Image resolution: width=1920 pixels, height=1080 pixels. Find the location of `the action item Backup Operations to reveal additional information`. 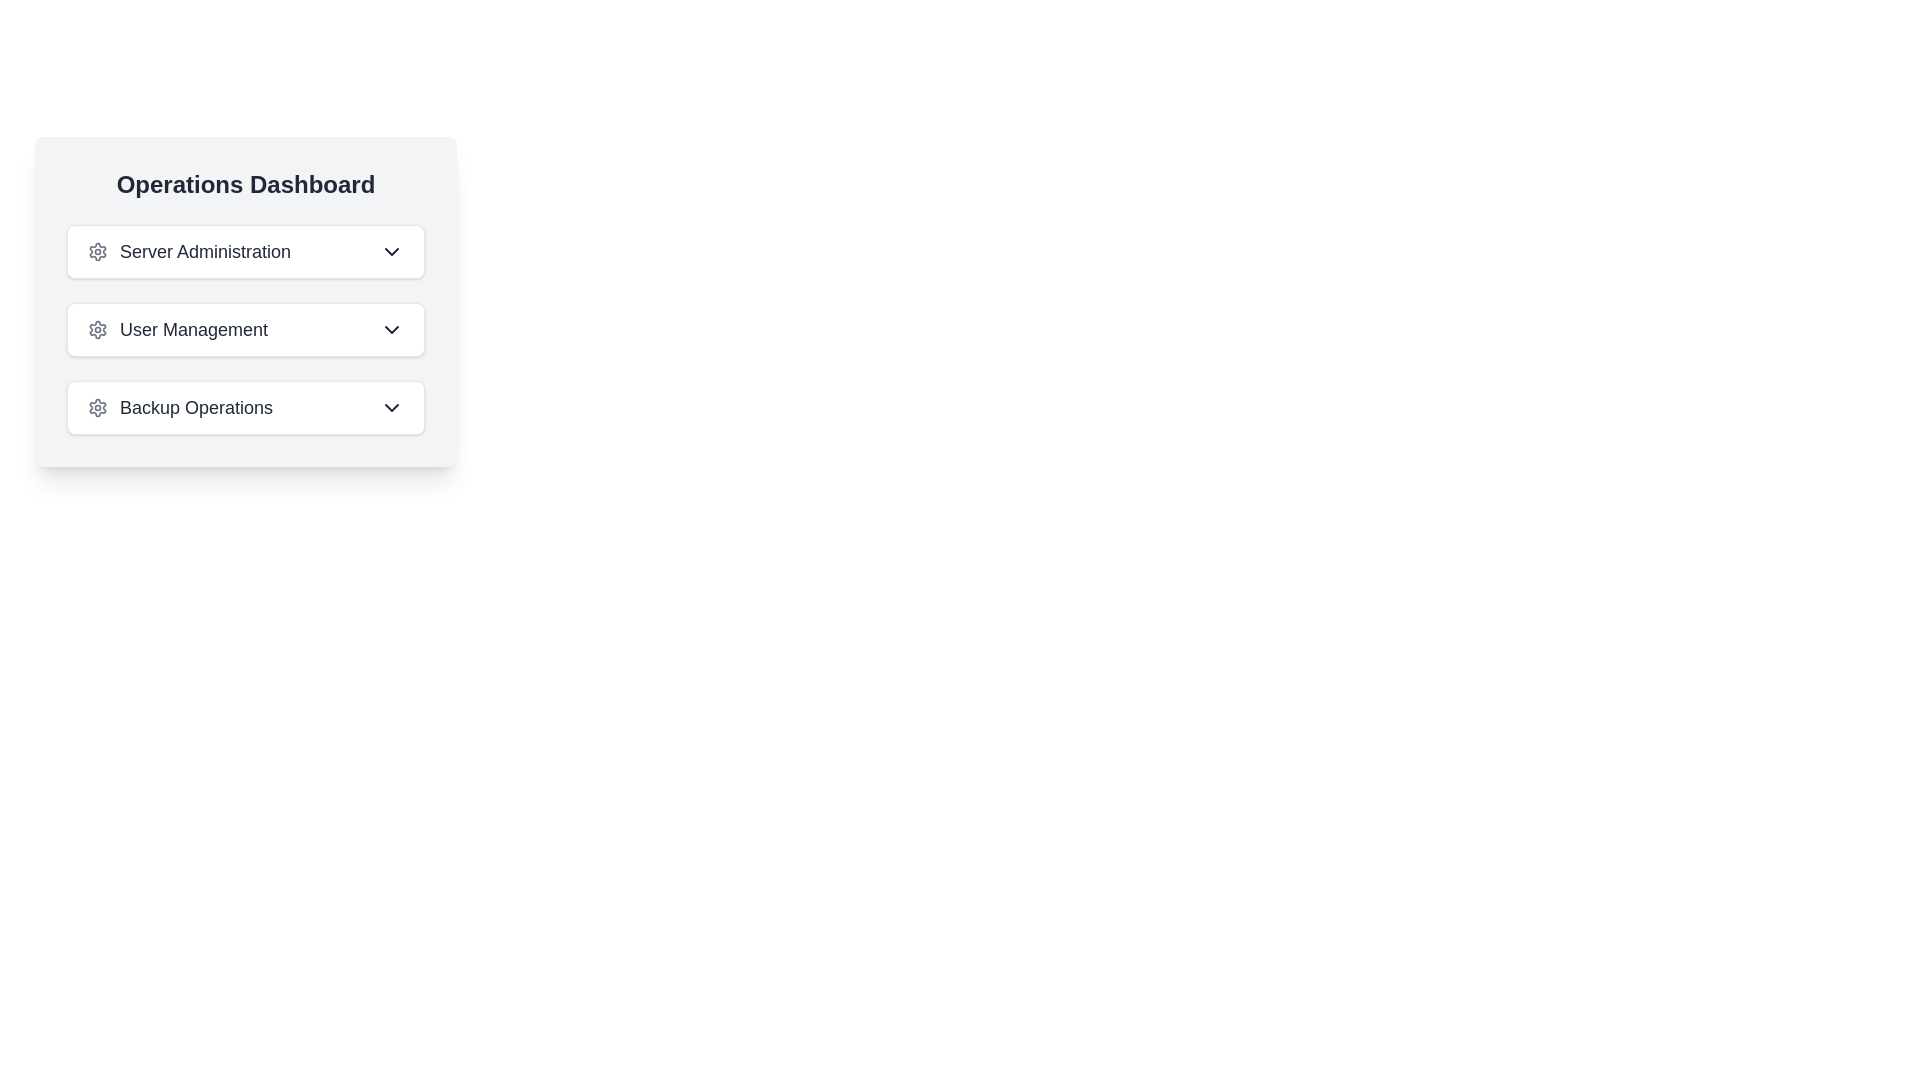

the action item Backup Operations to reveal additional information is located at coordinates (244, 407).